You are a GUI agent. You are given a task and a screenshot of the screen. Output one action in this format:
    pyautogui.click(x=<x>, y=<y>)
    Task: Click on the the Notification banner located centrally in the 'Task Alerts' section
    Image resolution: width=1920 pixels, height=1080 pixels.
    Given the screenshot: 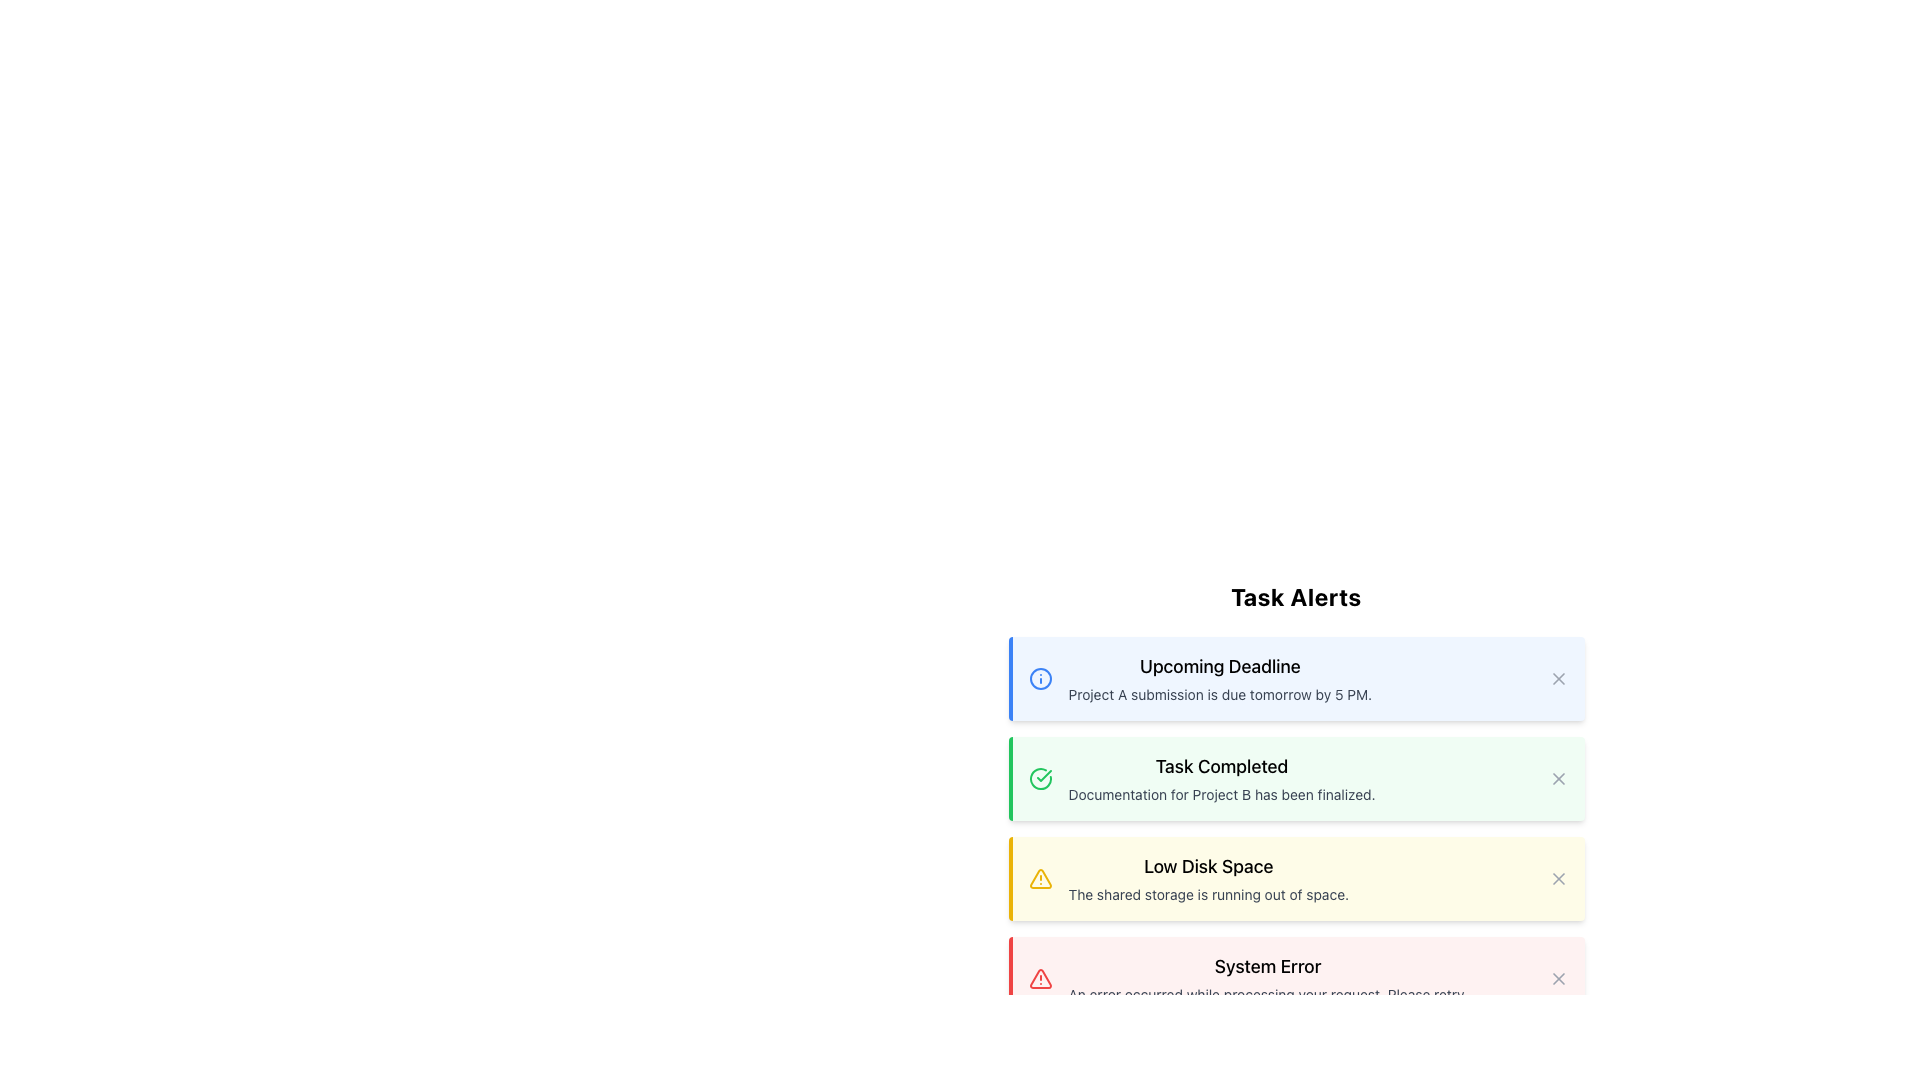 What is the action you would take?
    pyautogui.click(x=1298, y=677)
    